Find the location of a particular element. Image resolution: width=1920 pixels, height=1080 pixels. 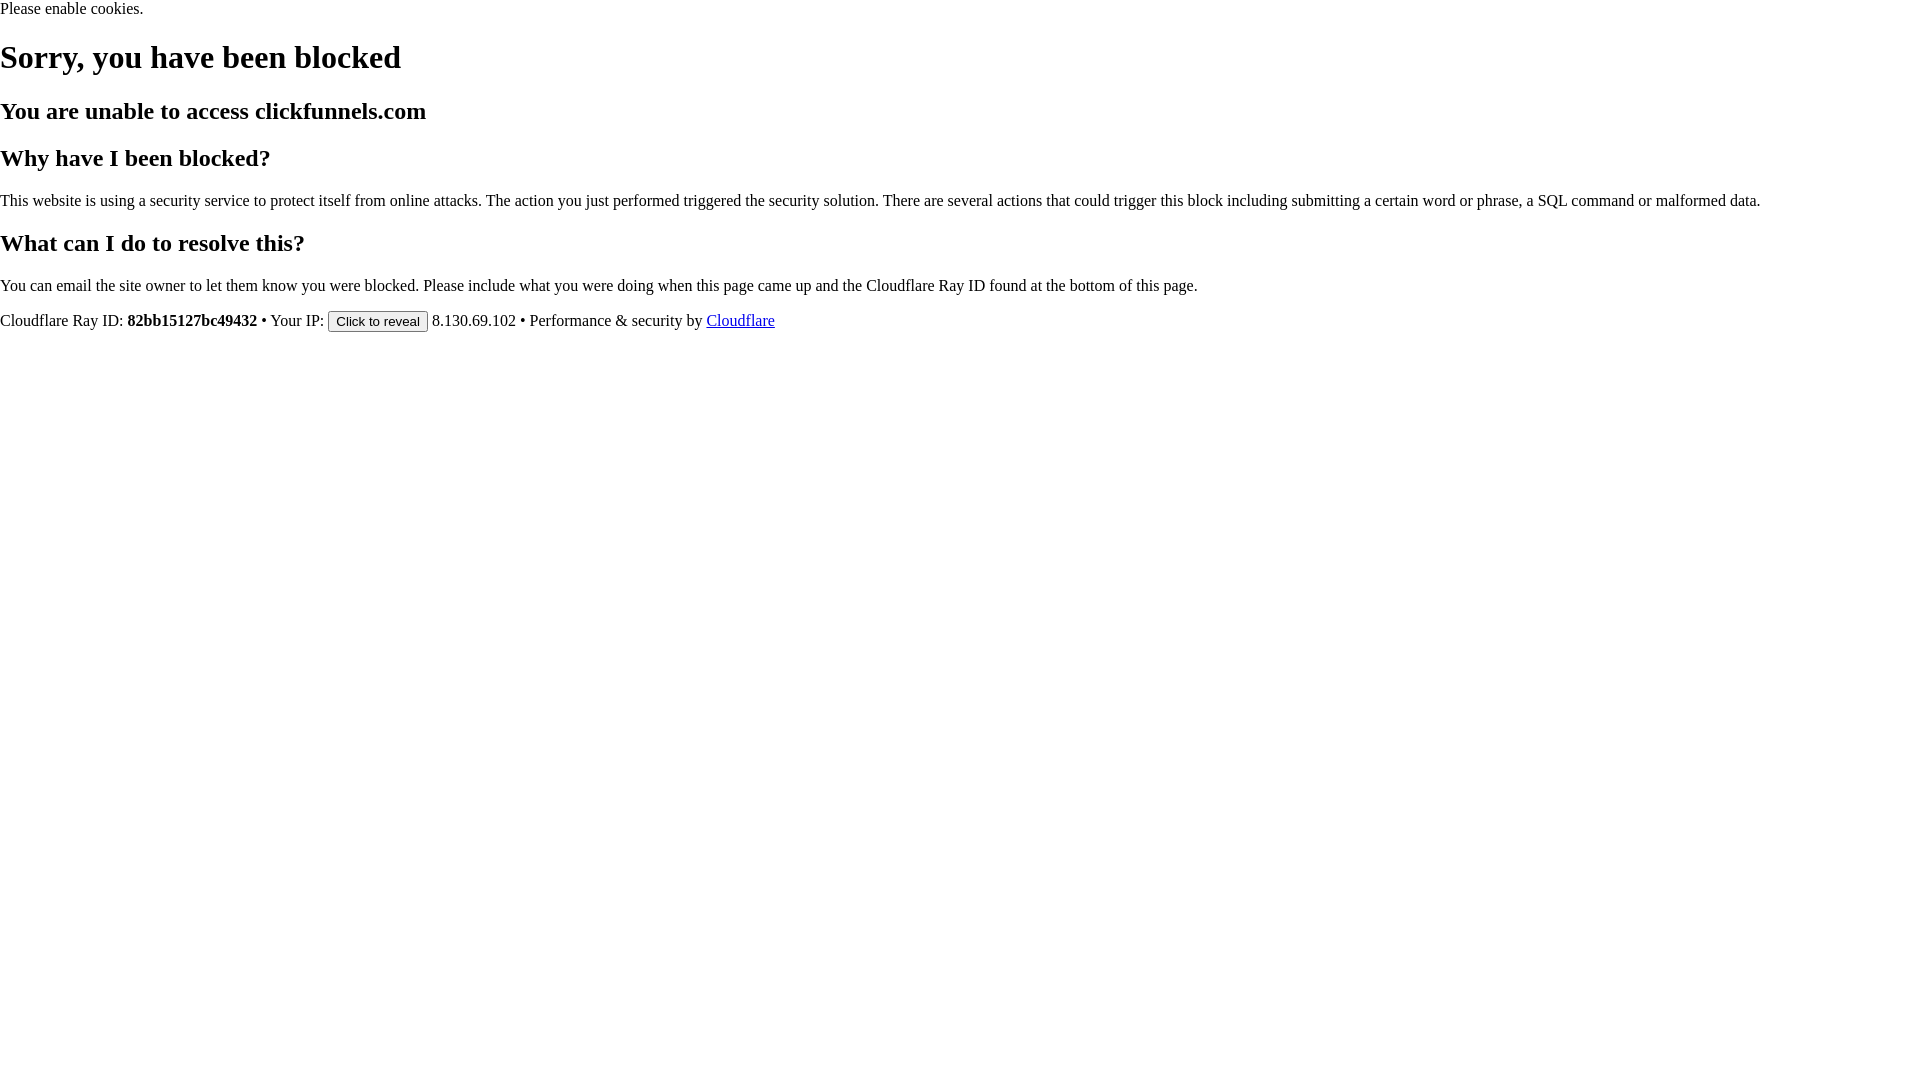

'Cloudflare' is located at coordinates (738, 319).